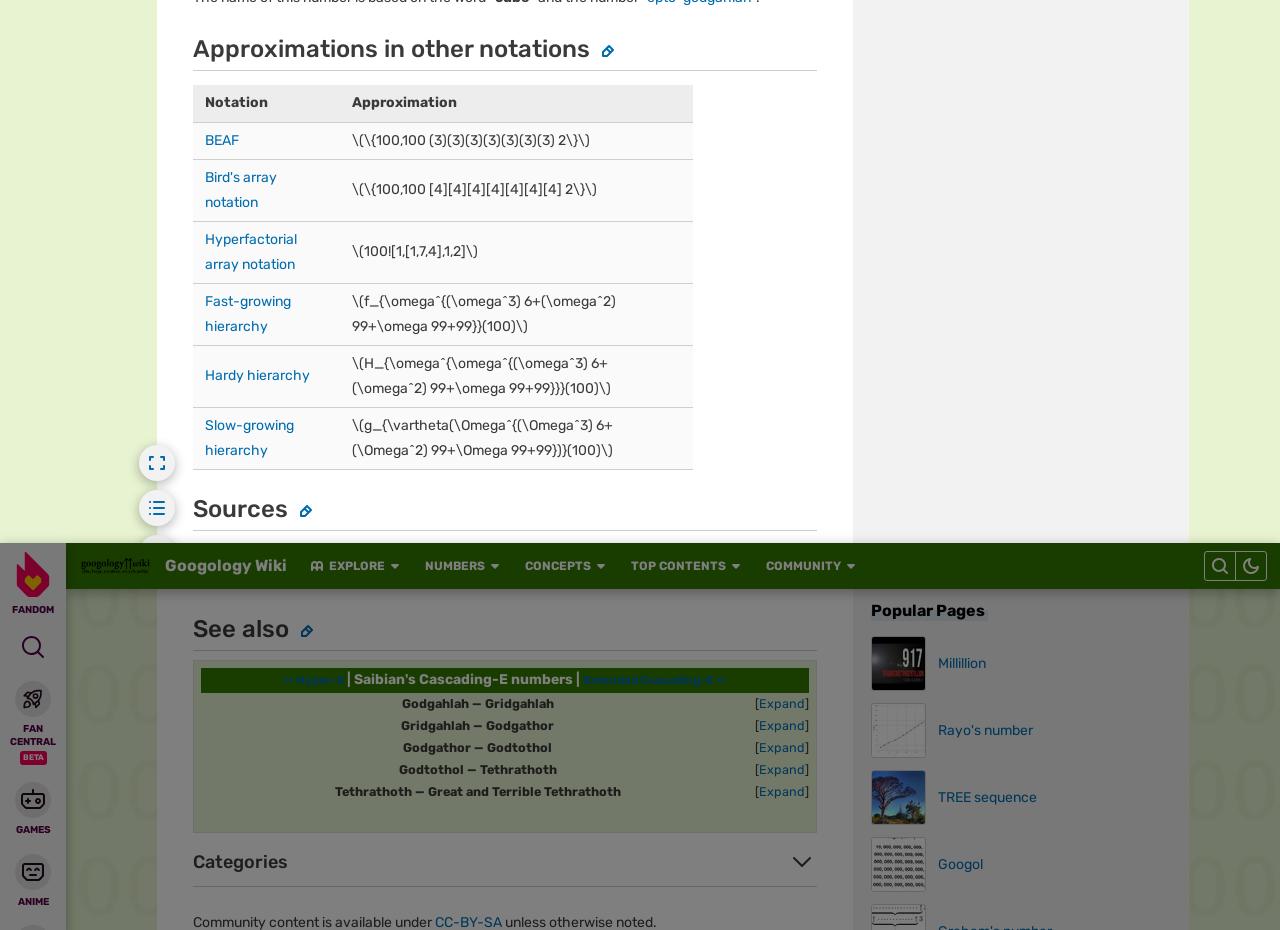  Describe the element at coordinates (480, 196) in the screenshot. I see `'Global Sitemap'` at that location.